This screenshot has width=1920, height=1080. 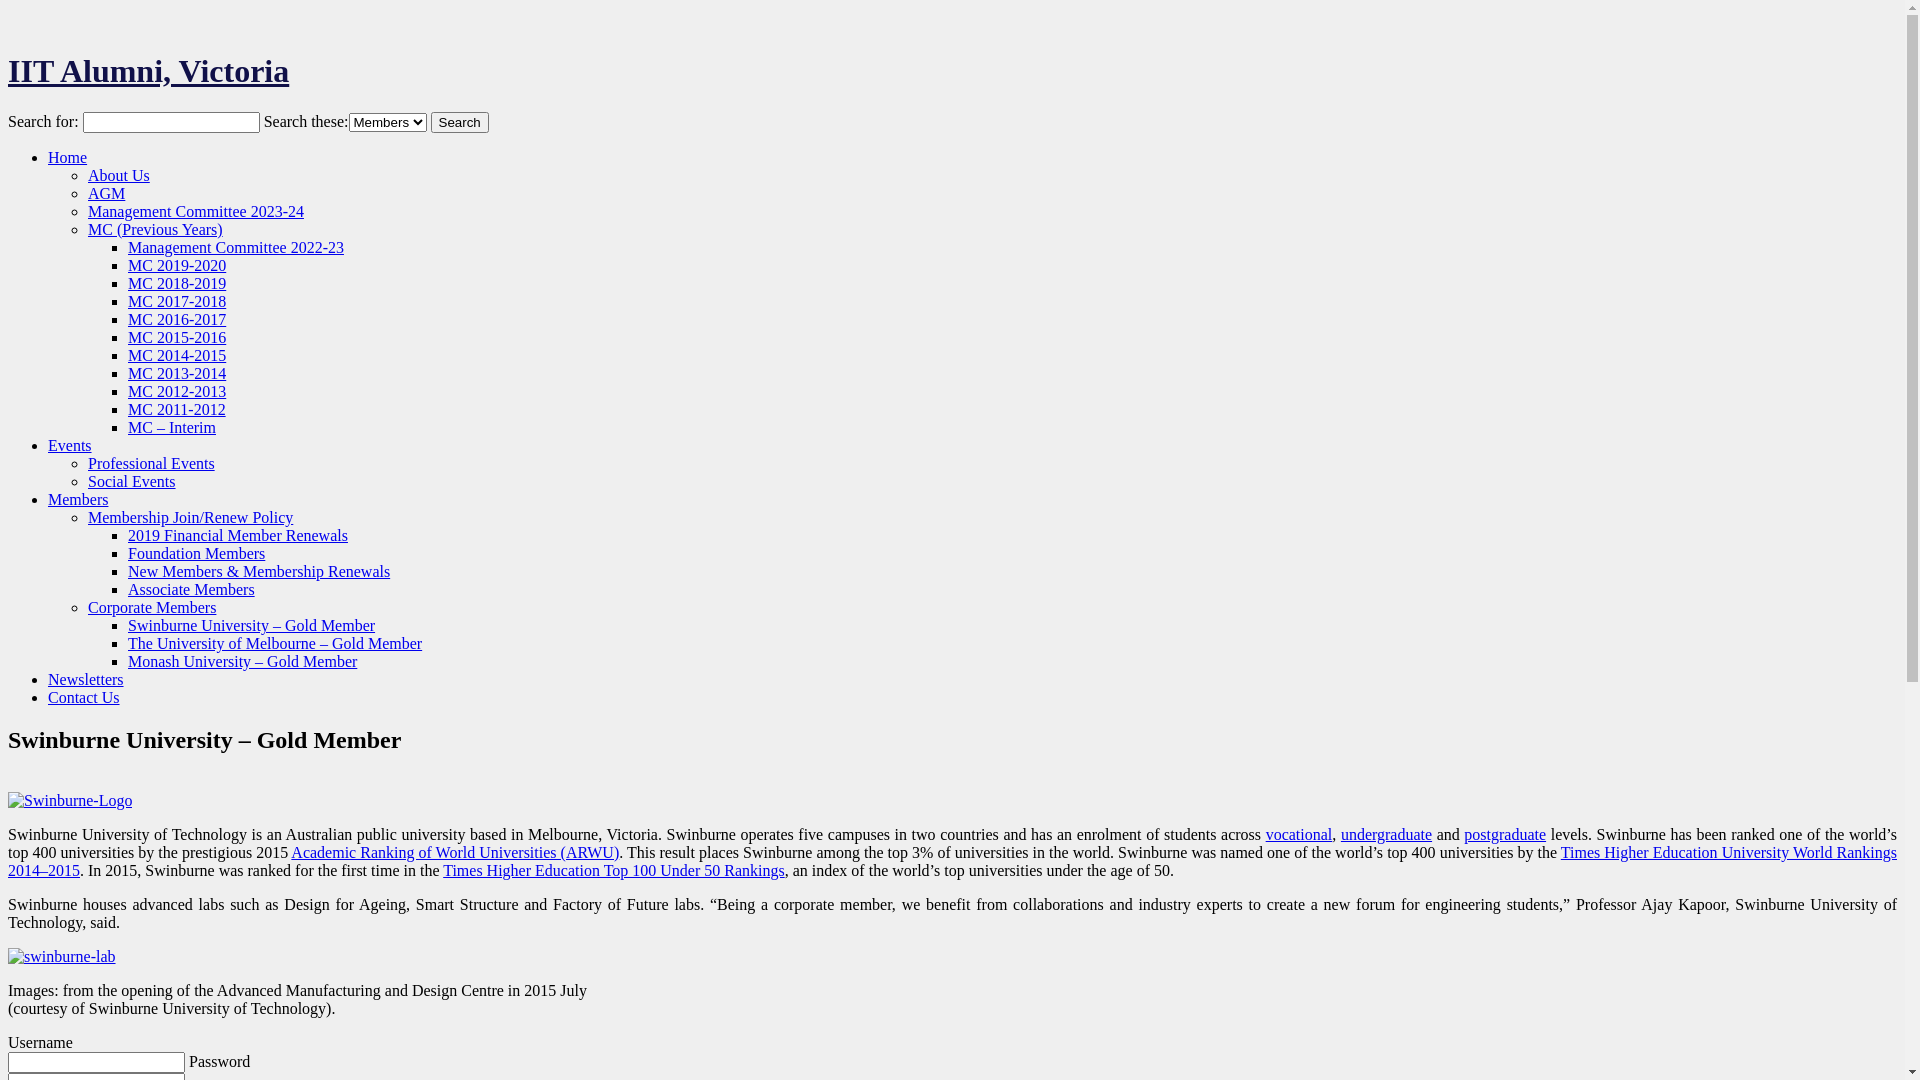 I want to click on 'postgraduate', so click(x=1464, y=834).